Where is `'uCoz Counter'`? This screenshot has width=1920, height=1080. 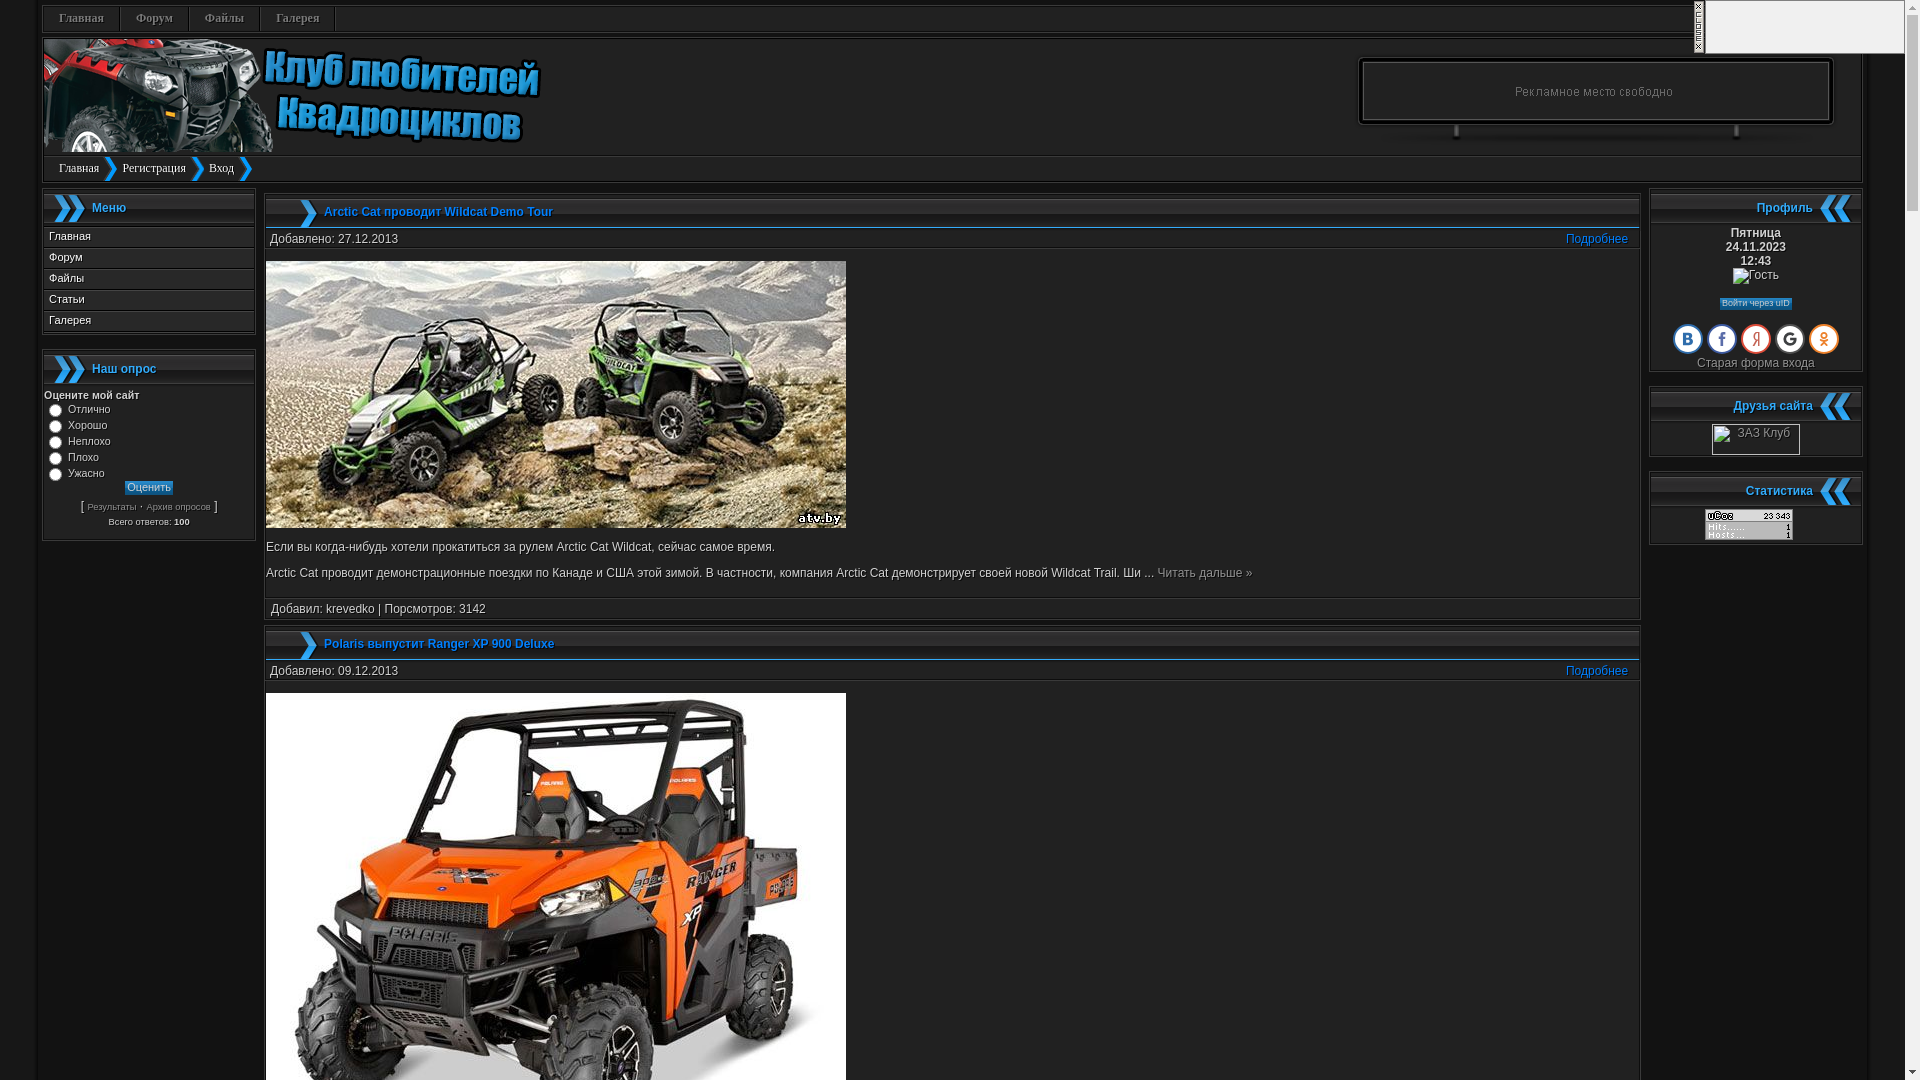 'uCoz Counter' is located at coordinates (1747, 535).